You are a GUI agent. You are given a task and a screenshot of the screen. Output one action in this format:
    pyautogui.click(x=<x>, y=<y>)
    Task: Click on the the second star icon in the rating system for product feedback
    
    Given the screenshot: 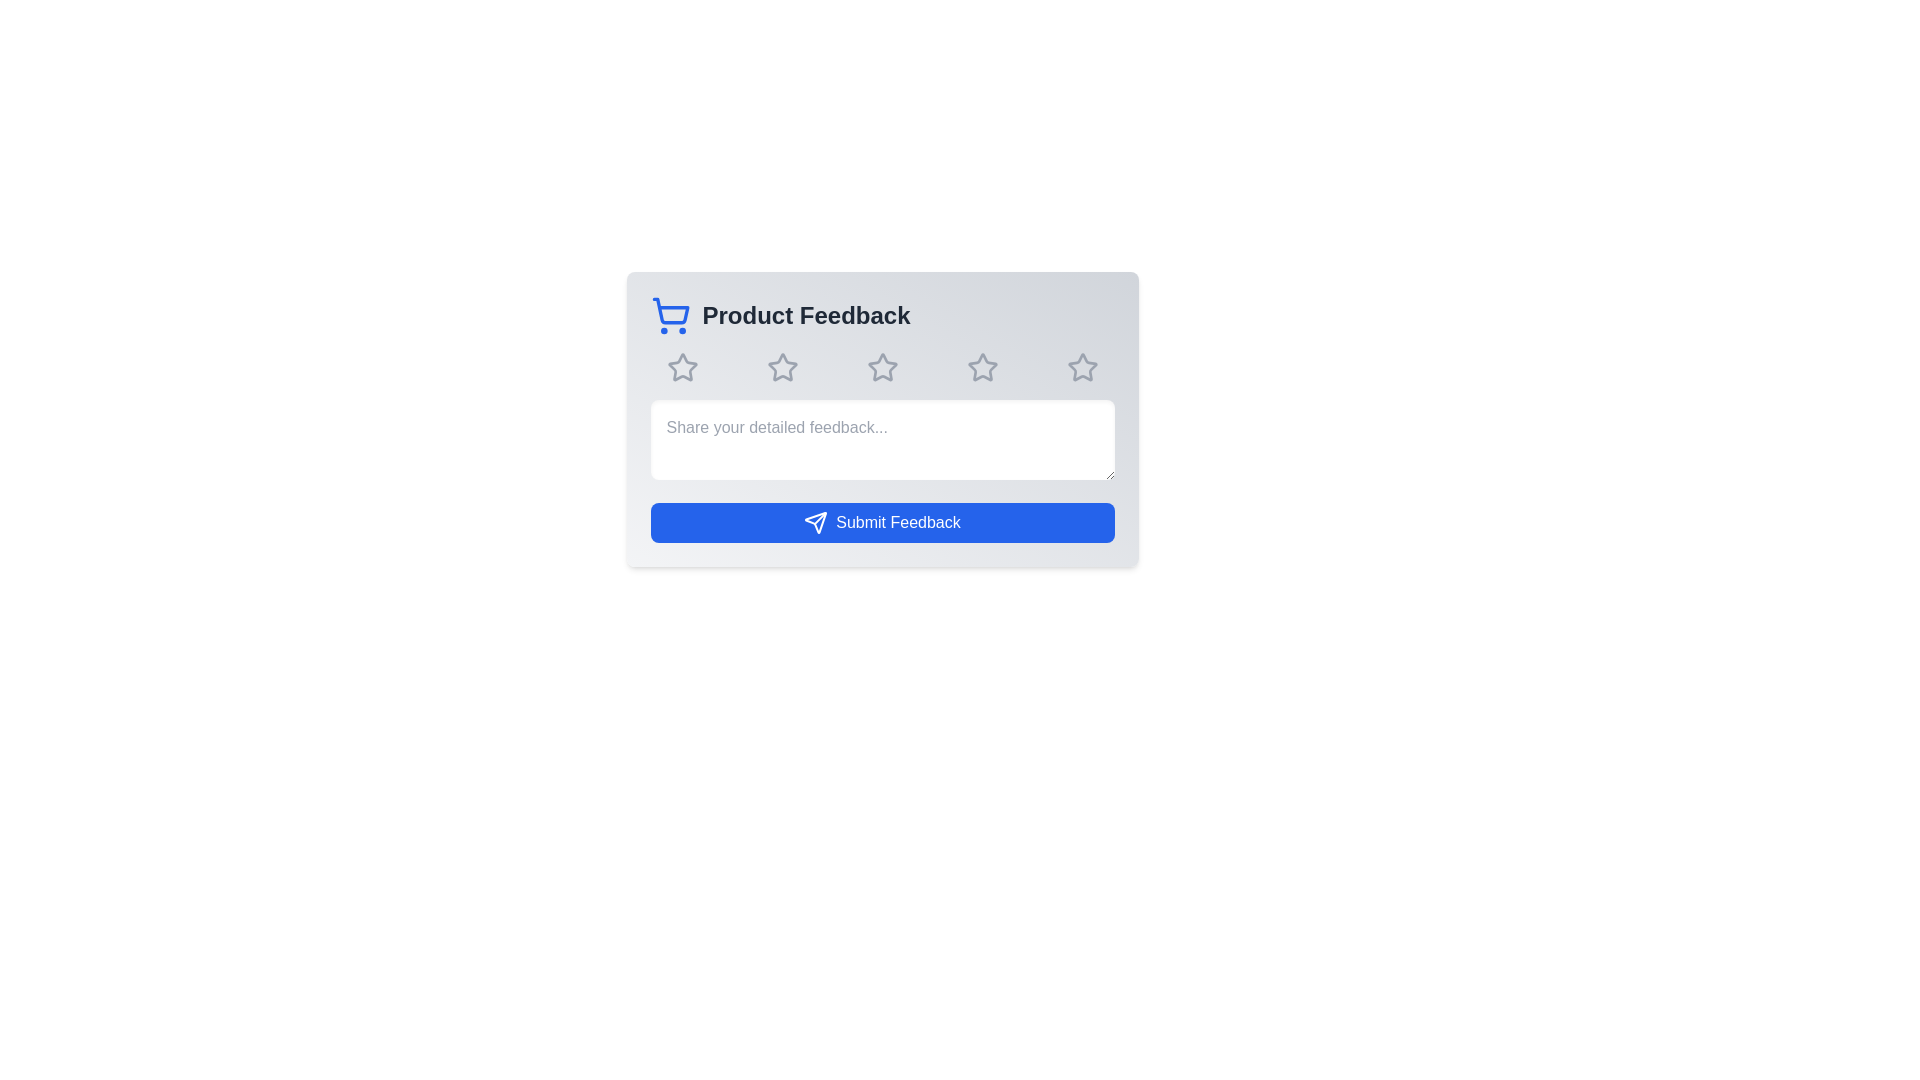 What is the action you would take?
    pyautogui.click(x=781, y=367)
    